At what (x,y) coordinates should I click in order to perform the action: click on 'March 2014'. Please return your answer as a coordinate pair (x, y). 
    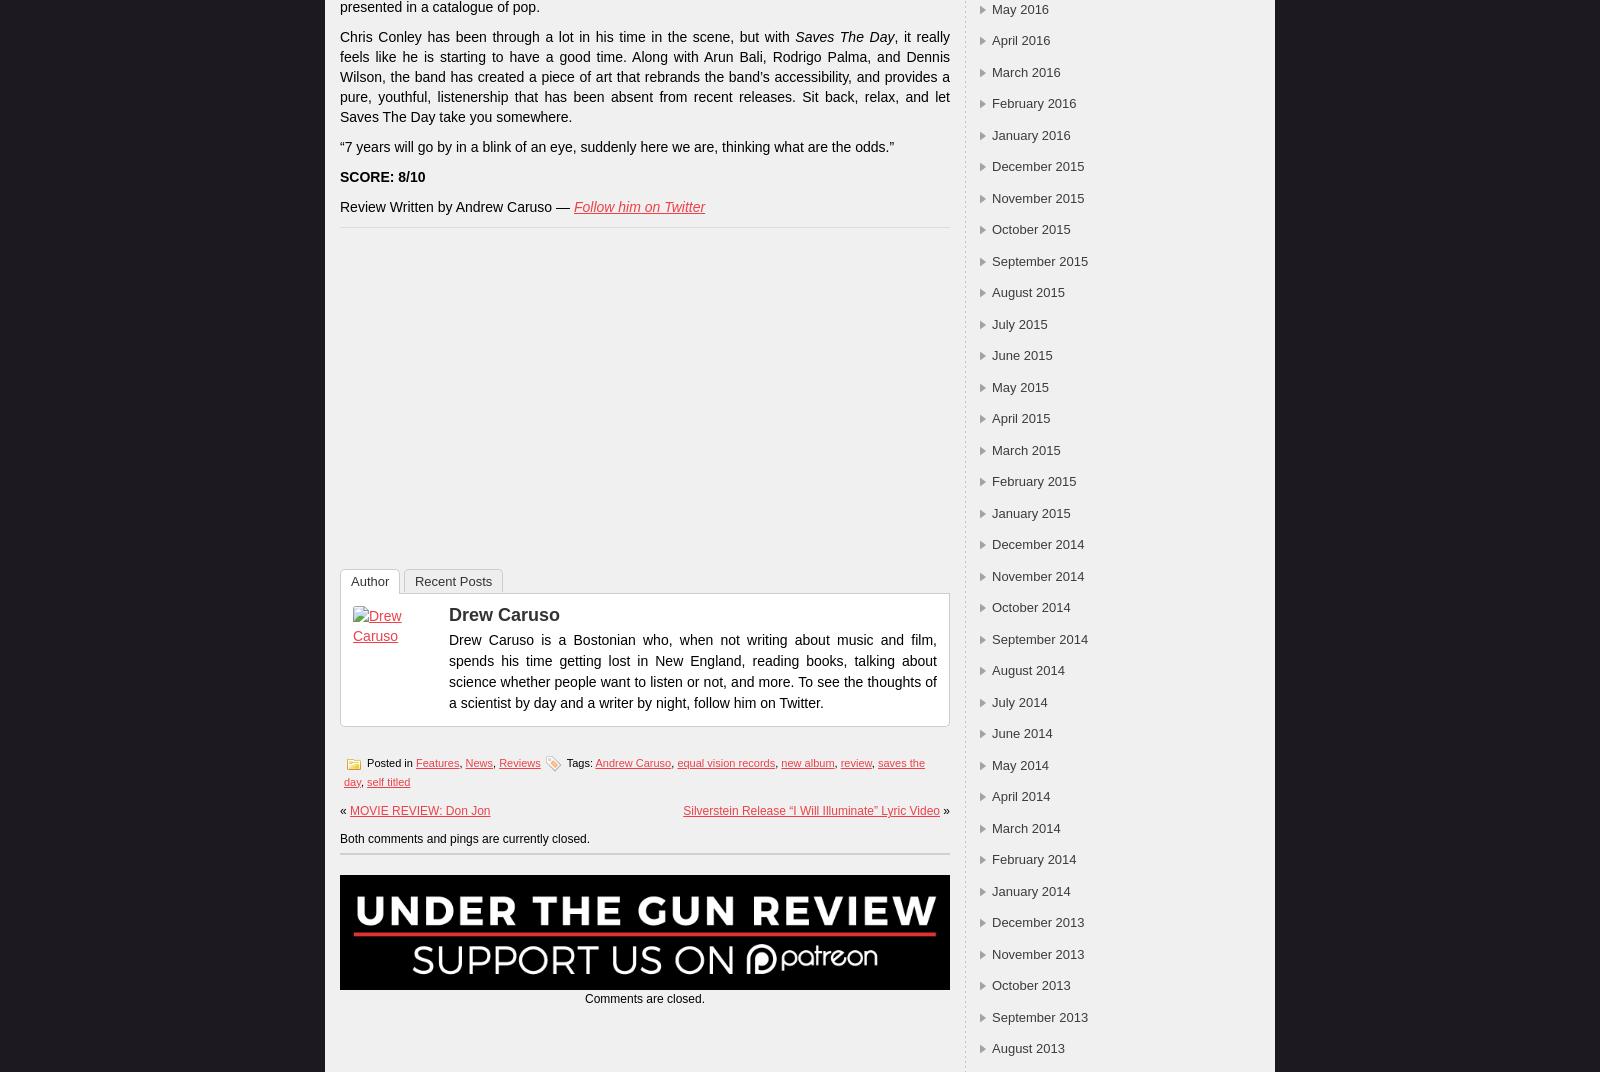
    Looking at the image, I should click on (1025, 826).